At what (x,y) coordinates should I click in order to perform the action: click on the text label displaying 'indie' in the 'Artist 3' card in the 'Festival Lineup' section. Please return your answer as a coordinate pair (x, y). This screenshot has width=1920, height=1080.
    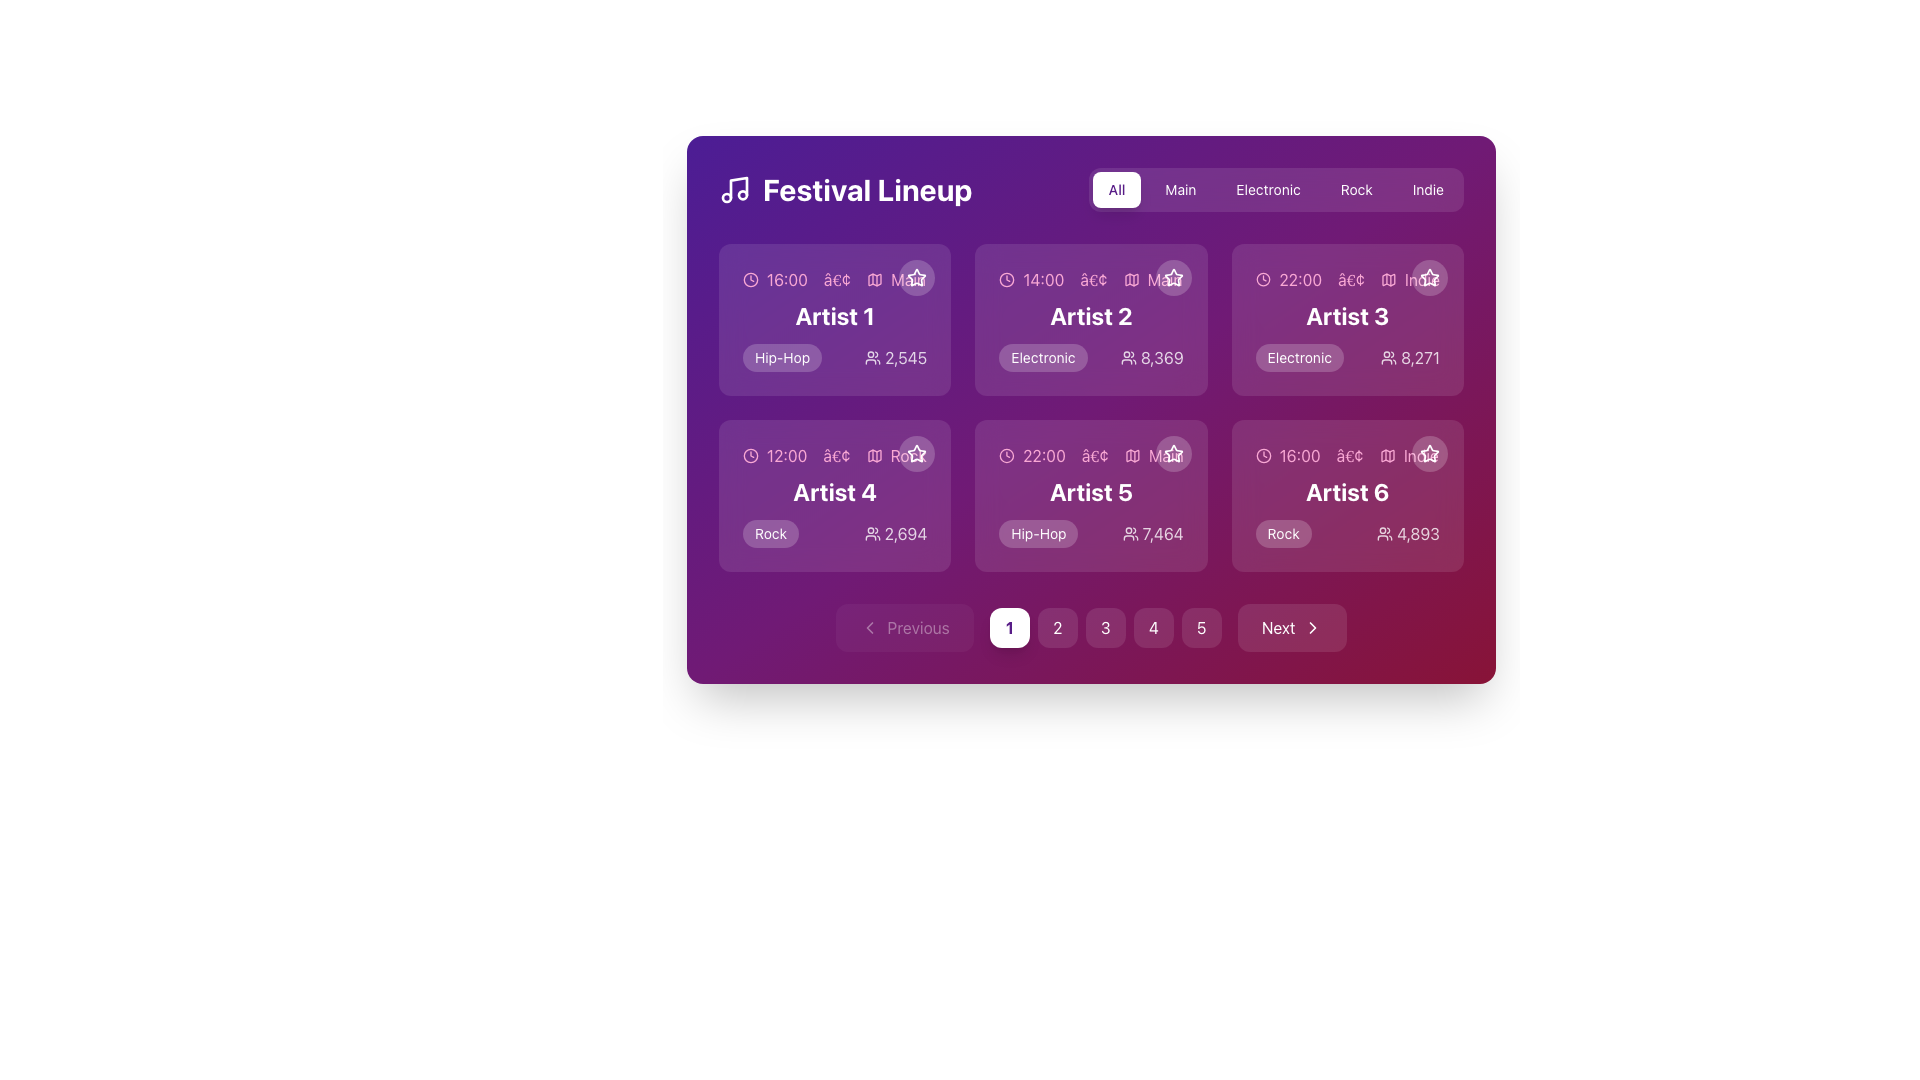
    Looking at the image, I should click on (1421, 280).